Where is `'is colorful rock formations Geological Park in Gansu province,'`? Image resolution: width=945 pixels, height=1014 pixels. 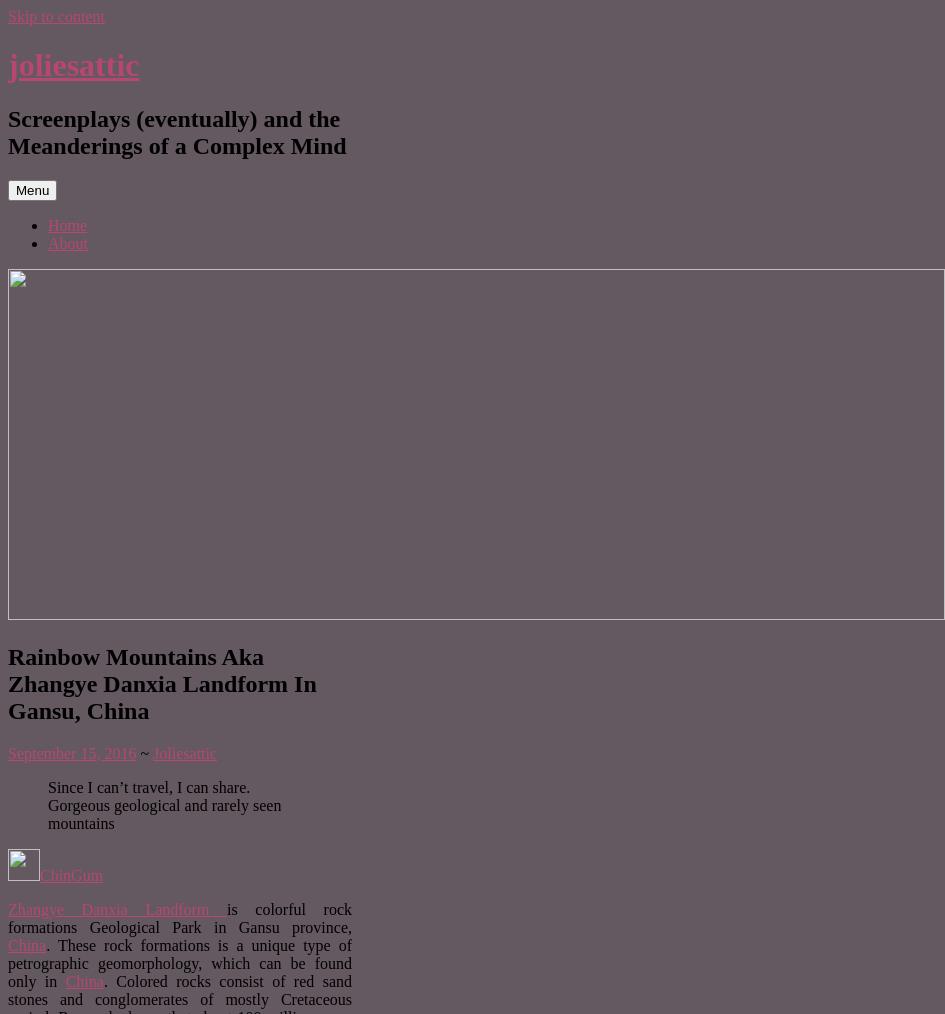
'is colorful rock formations Geological Park in Gansu province,' is located at coordinates (180, 916).